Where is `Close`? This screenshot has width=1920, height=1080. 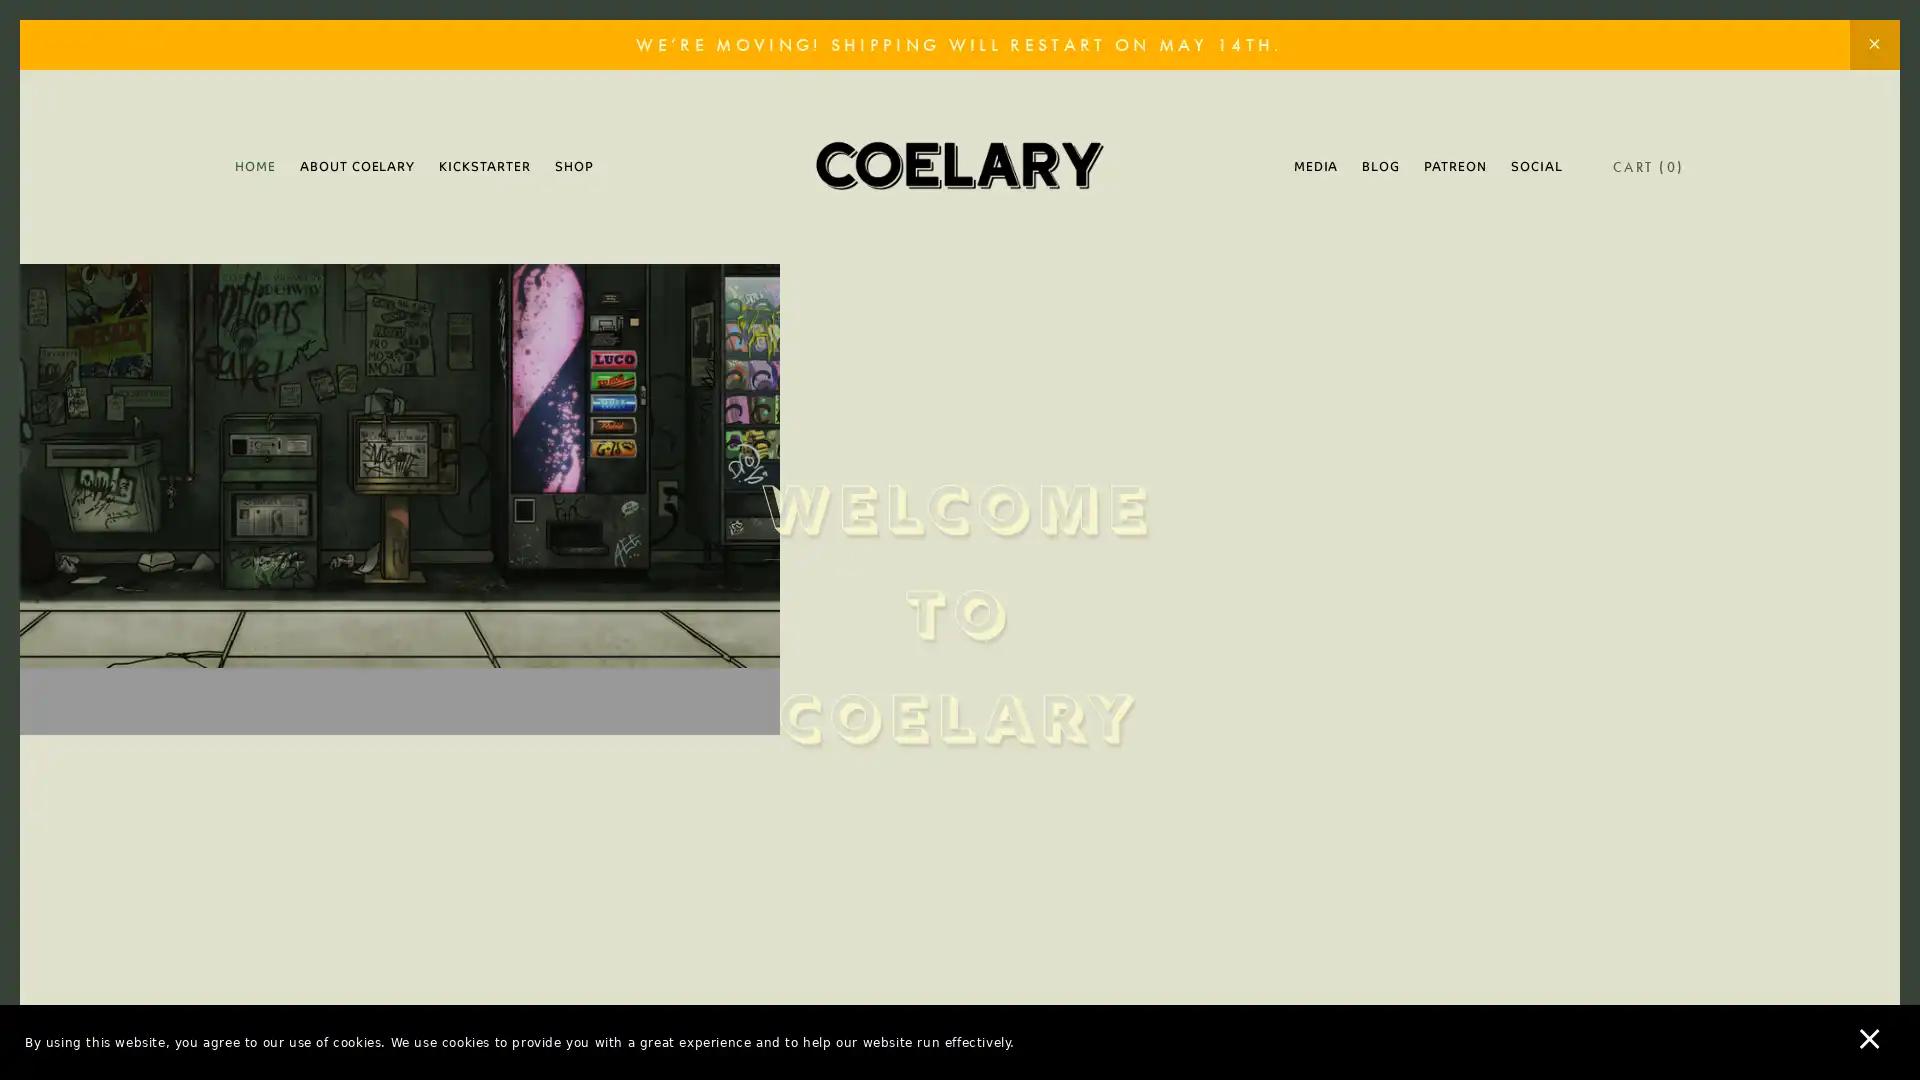 Close is located at coordinates (1310, 233).